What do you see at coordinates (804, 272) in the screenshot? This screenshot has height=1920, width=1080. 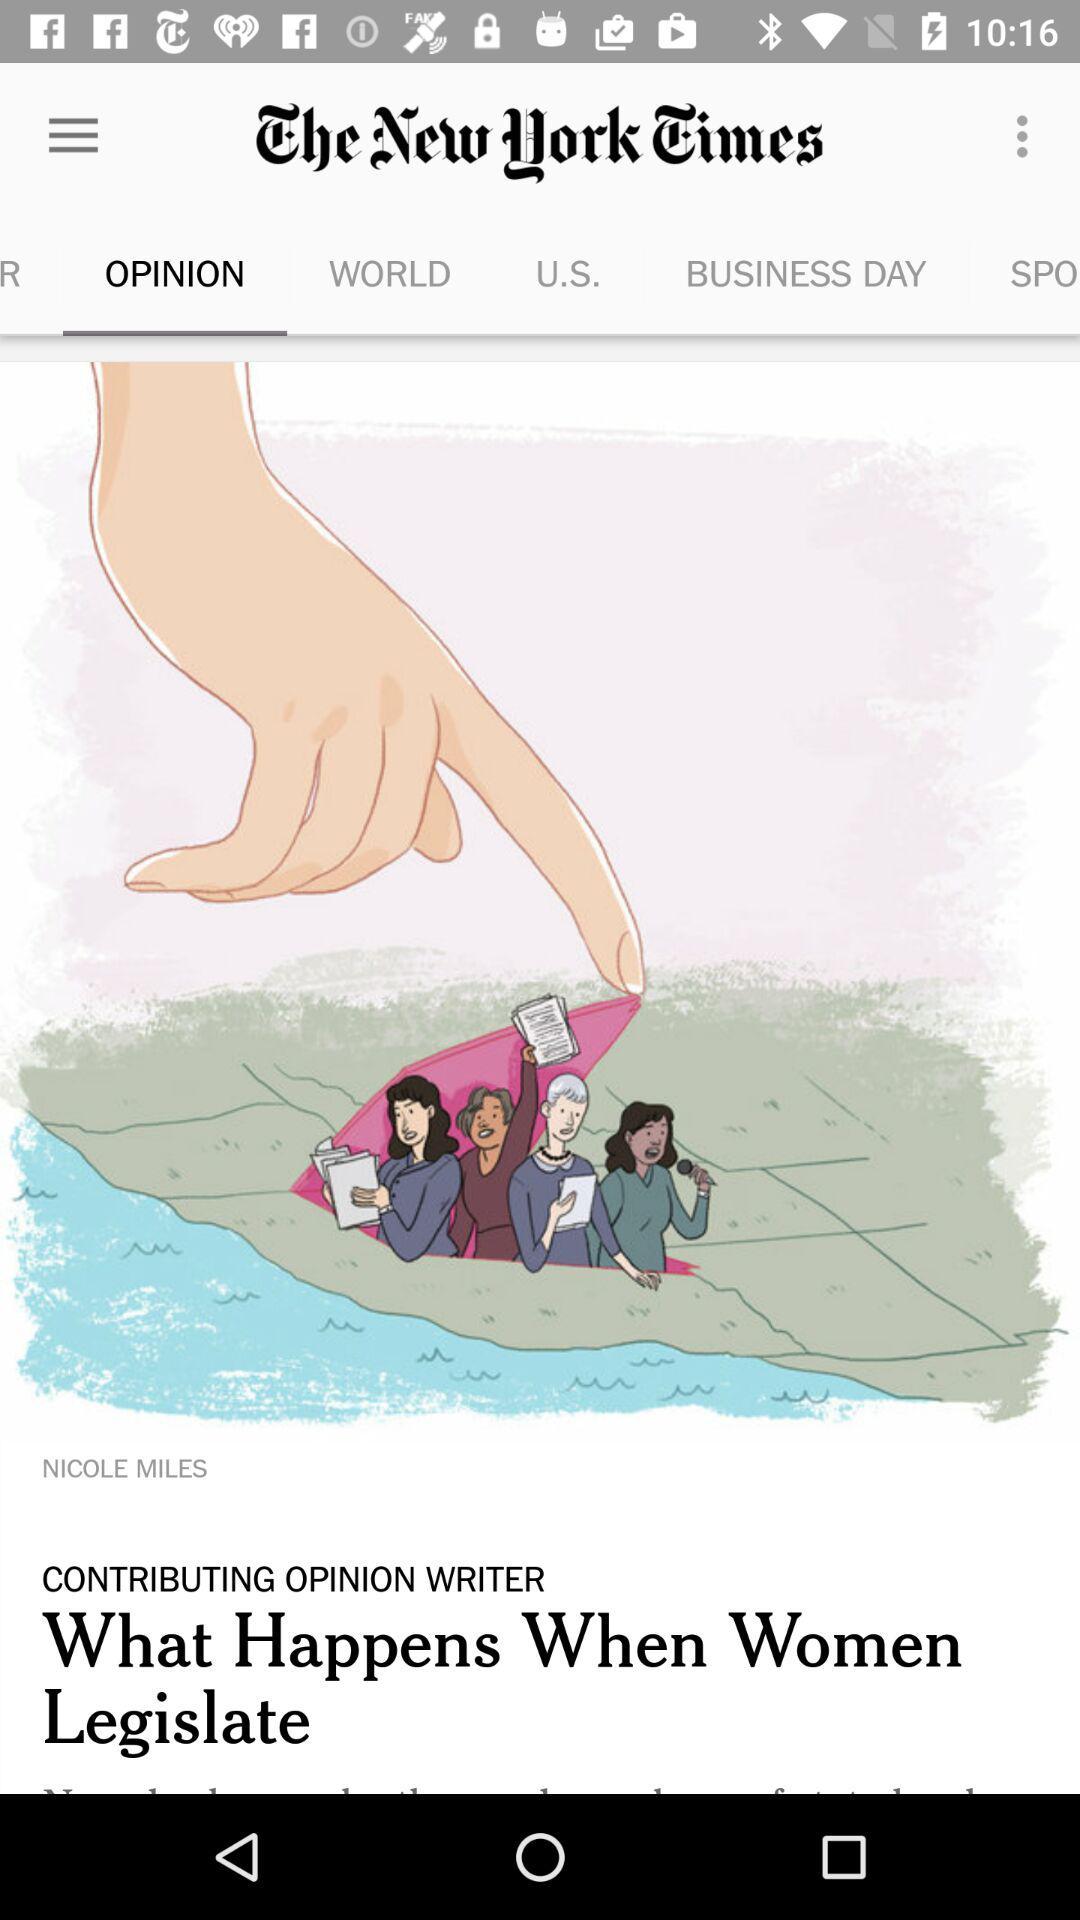 I see `the business day item` at bounding box center [804, 272].